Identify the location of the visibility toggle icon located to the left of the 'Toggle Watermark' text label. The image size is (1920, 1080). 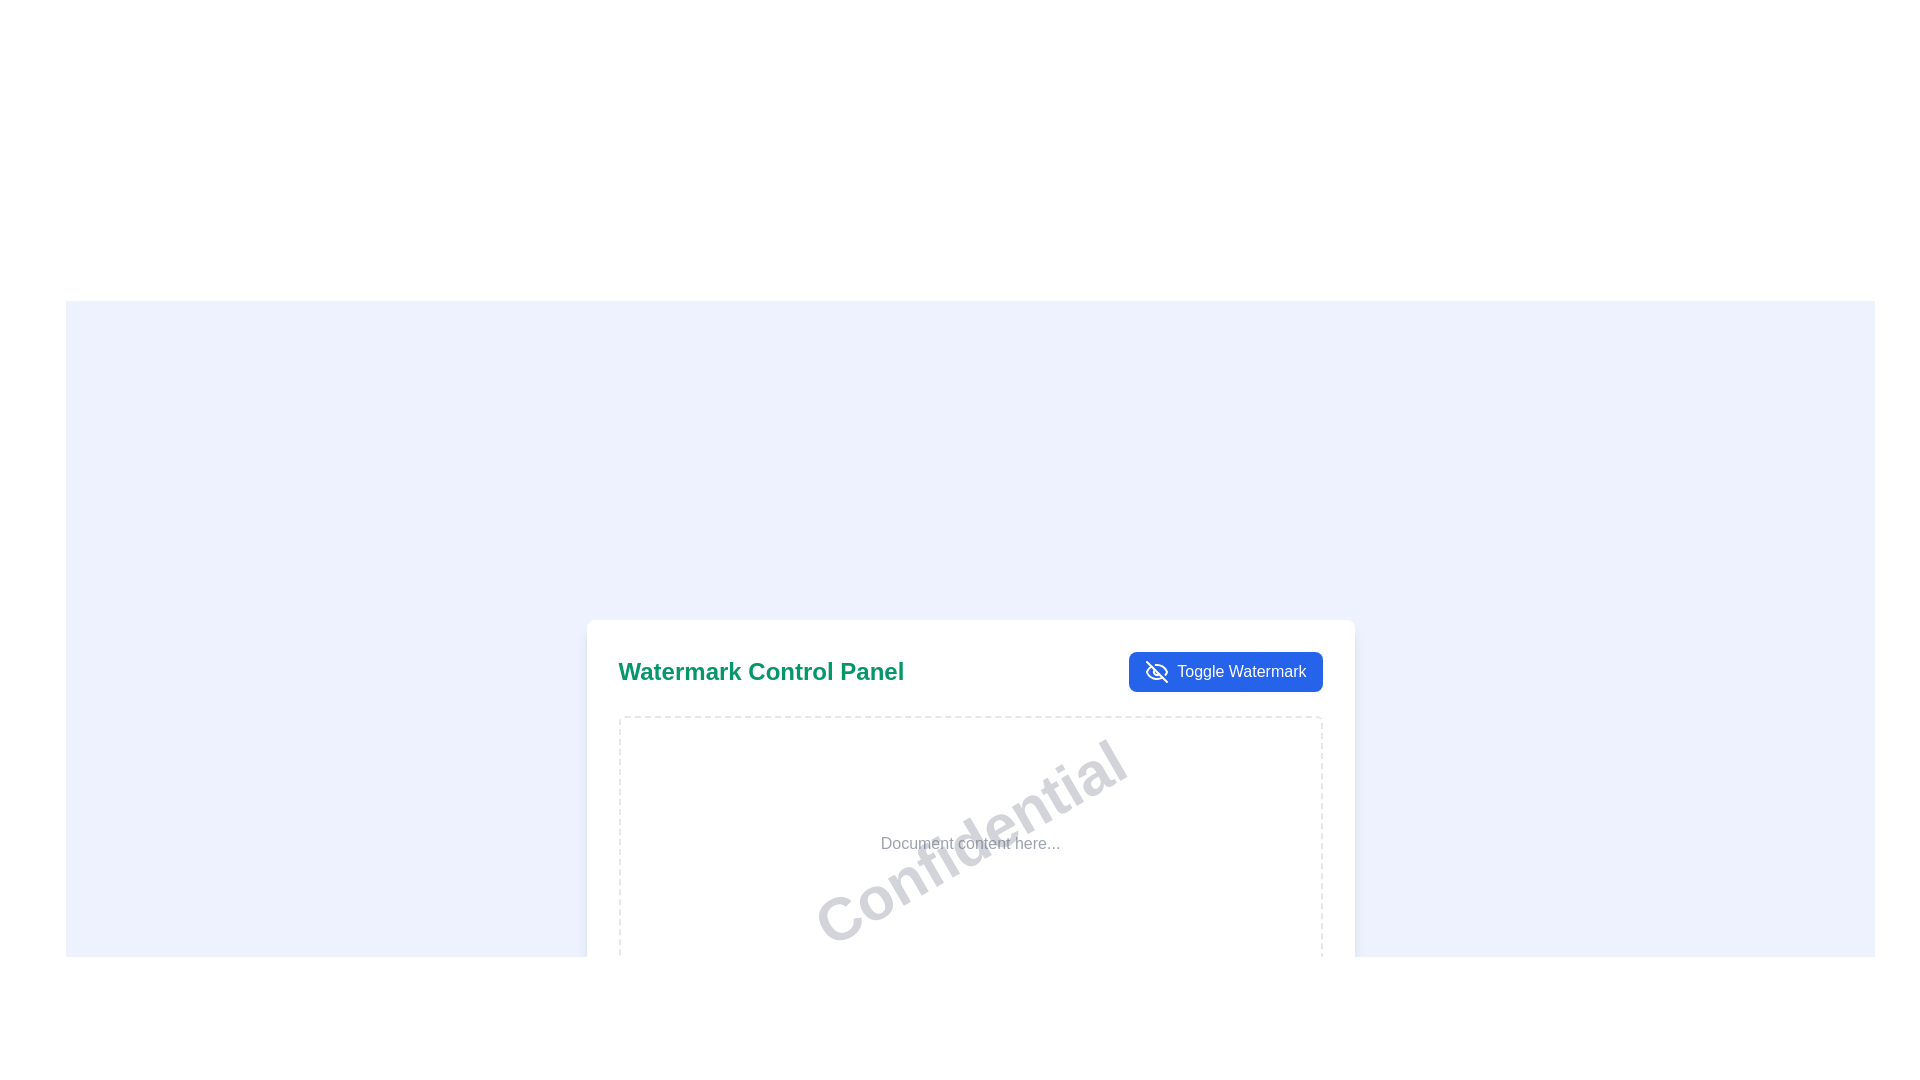
(1157, 671).